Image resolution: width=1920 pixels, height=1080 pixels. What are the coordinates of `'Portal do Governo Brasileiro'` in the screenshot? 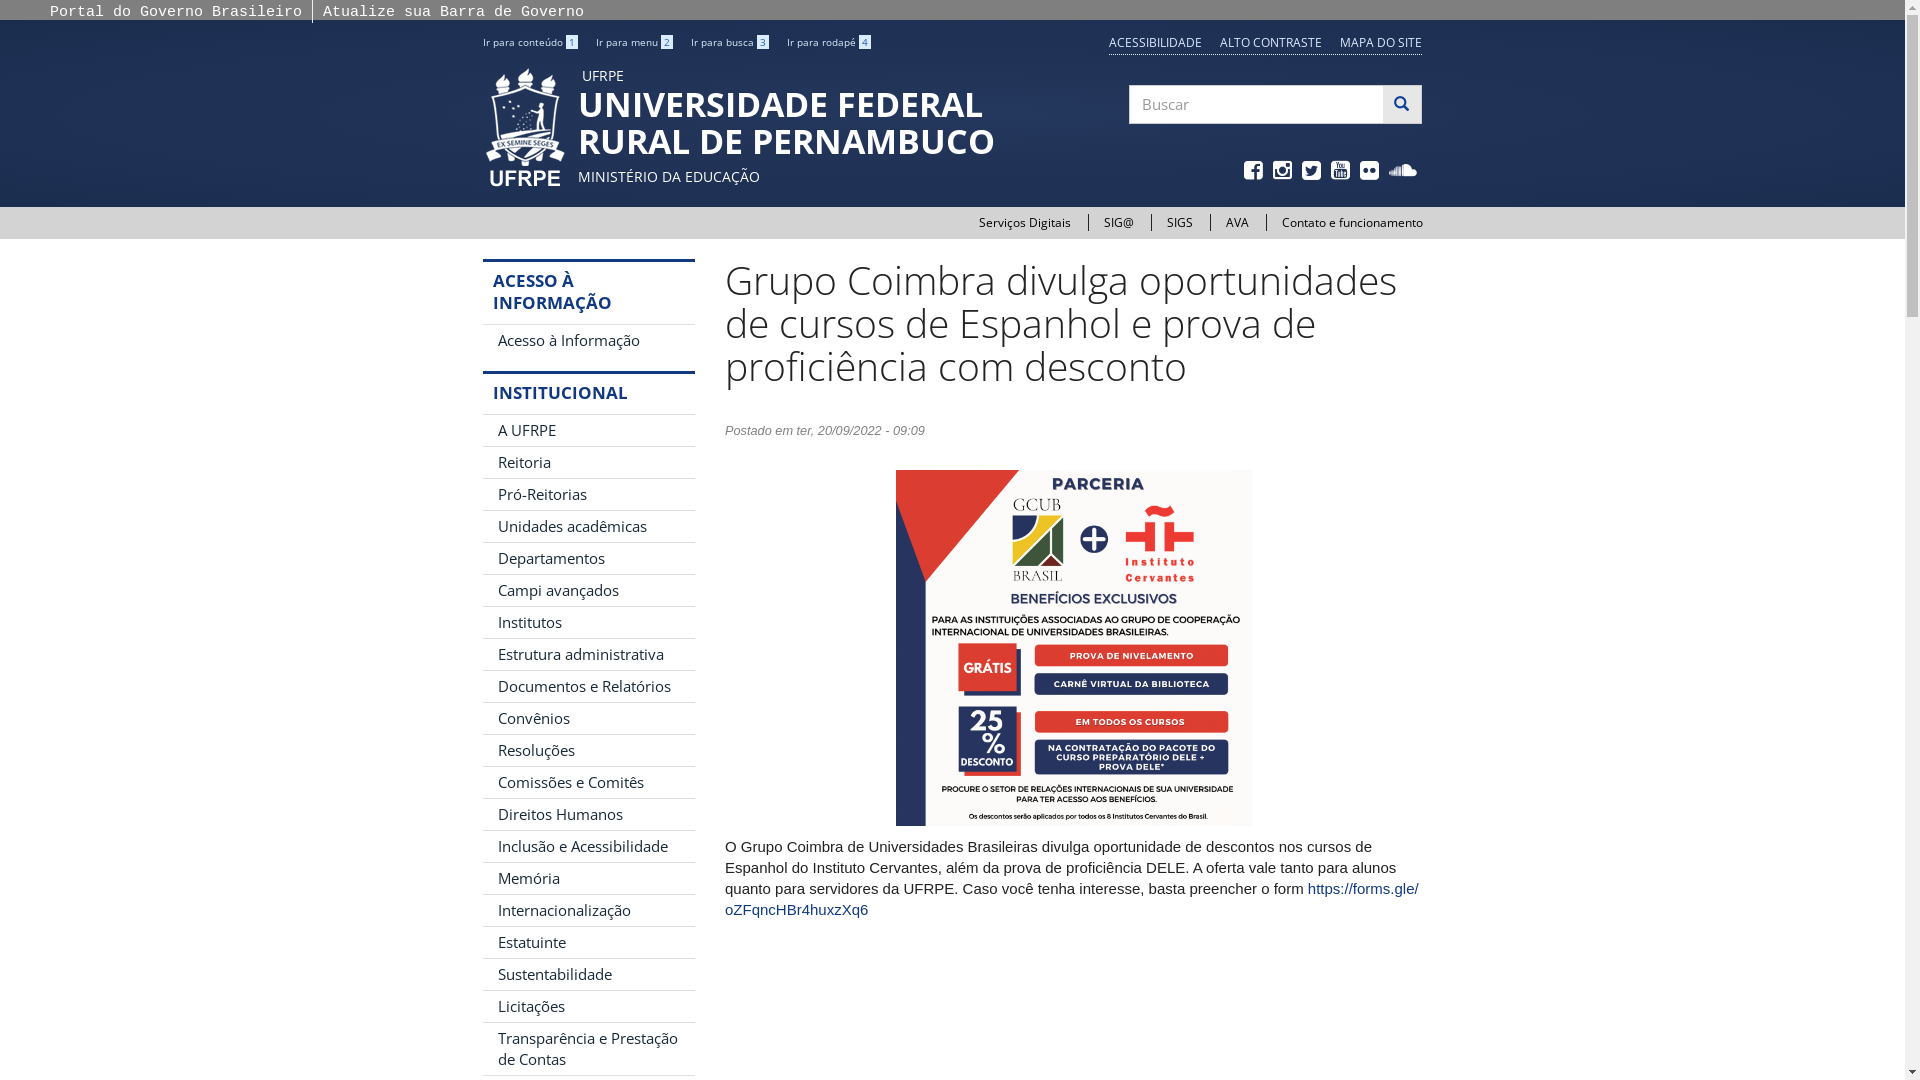 It's located at (49, 12).